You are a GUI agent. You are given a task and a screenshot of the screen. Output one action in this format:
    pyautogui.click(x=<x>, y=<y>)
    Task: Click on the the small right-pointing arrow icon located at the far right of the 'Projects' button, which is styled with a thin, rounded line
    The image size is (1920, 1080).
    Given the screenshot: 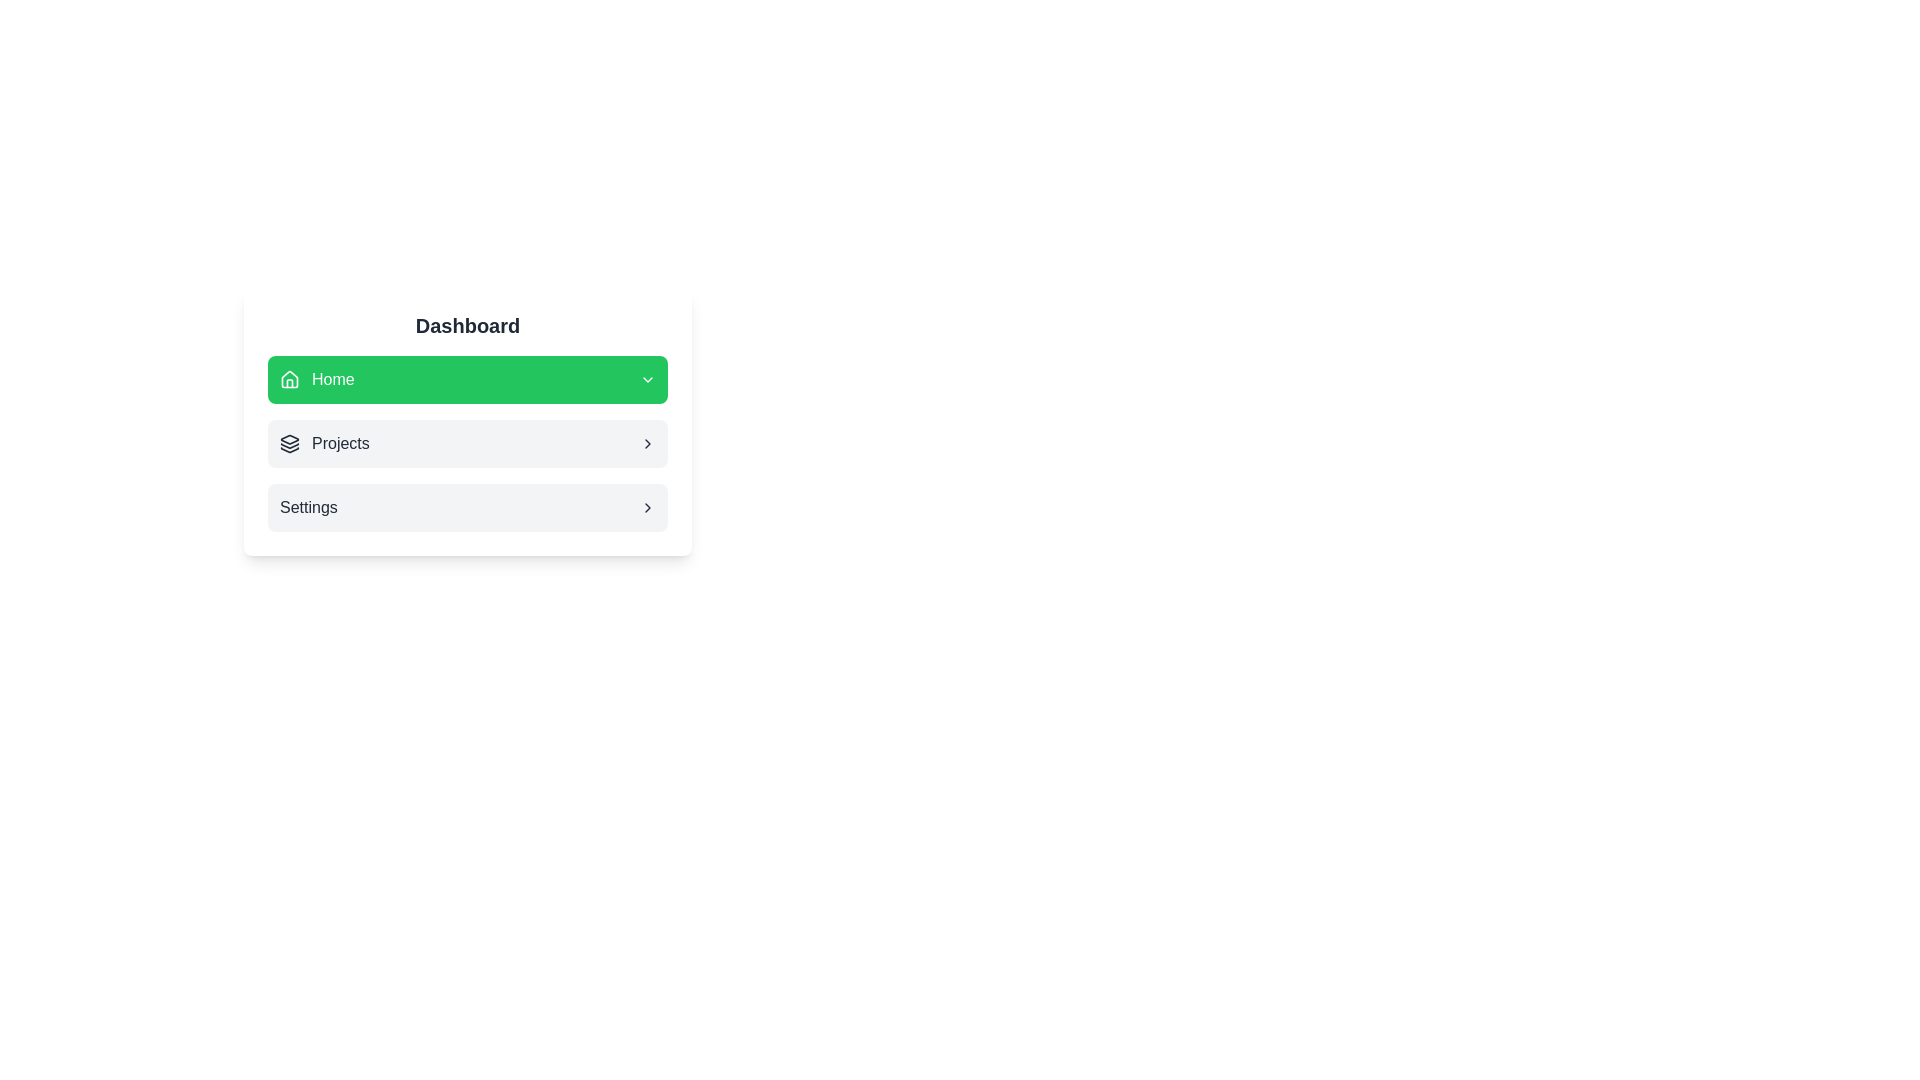 What is the action you would take?
    pyautogui.click(x=648, y=442)
    